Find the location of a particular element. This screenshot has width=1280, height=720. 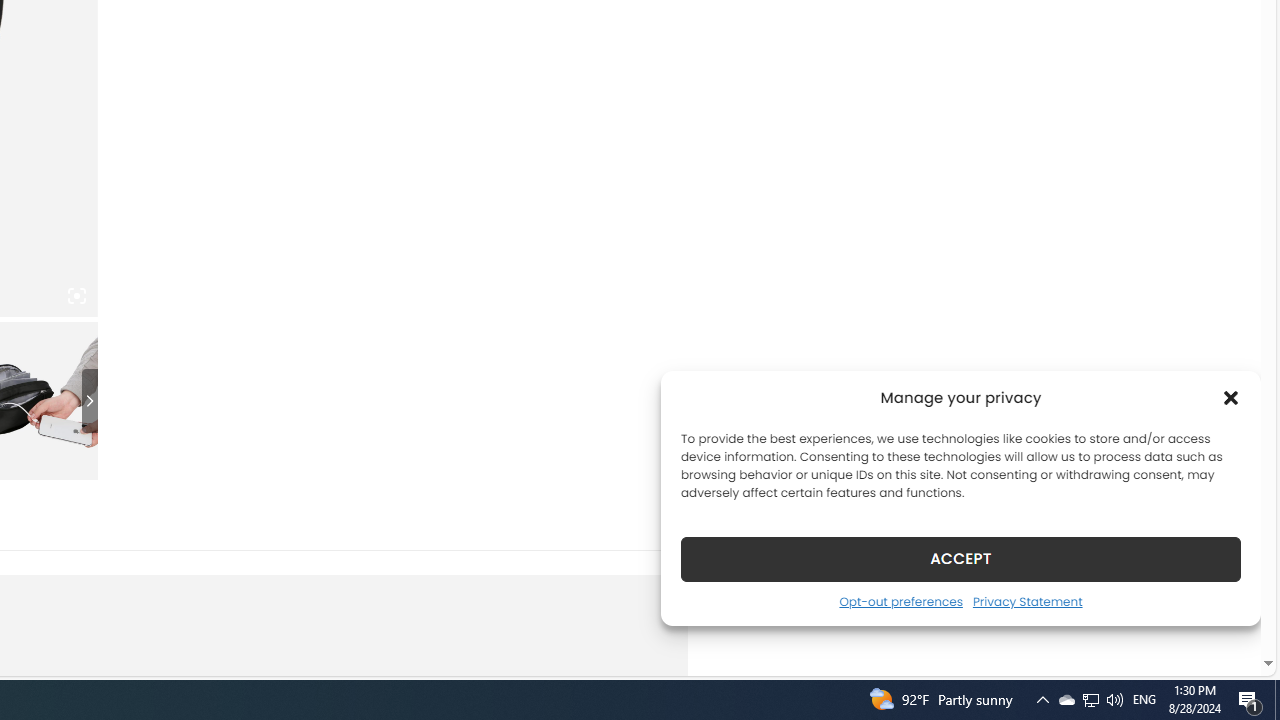

'Privacy Statement' is located at coordinates (1027, 600).